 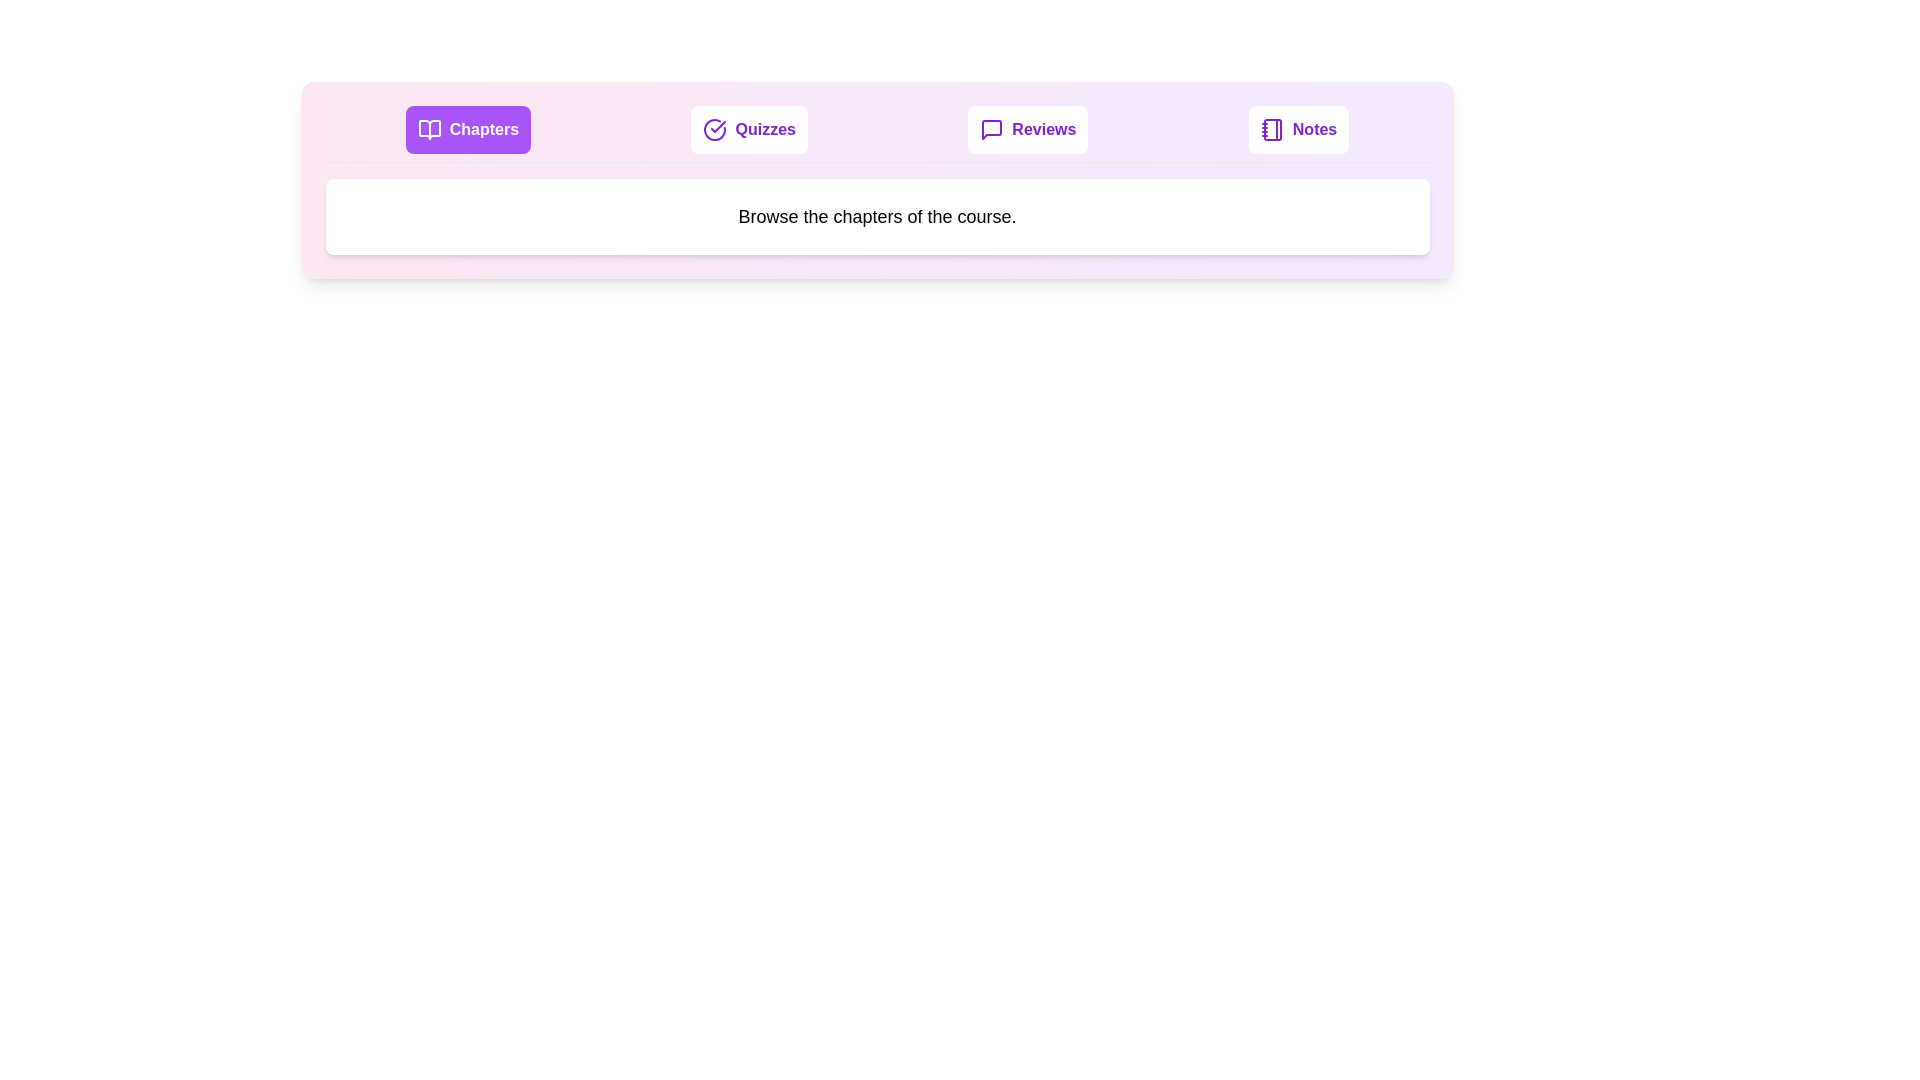 What do you see at coordinates (1028, 130) in the screenshot?
I see `the Reviews tab` at bounding box center [1028, 130].